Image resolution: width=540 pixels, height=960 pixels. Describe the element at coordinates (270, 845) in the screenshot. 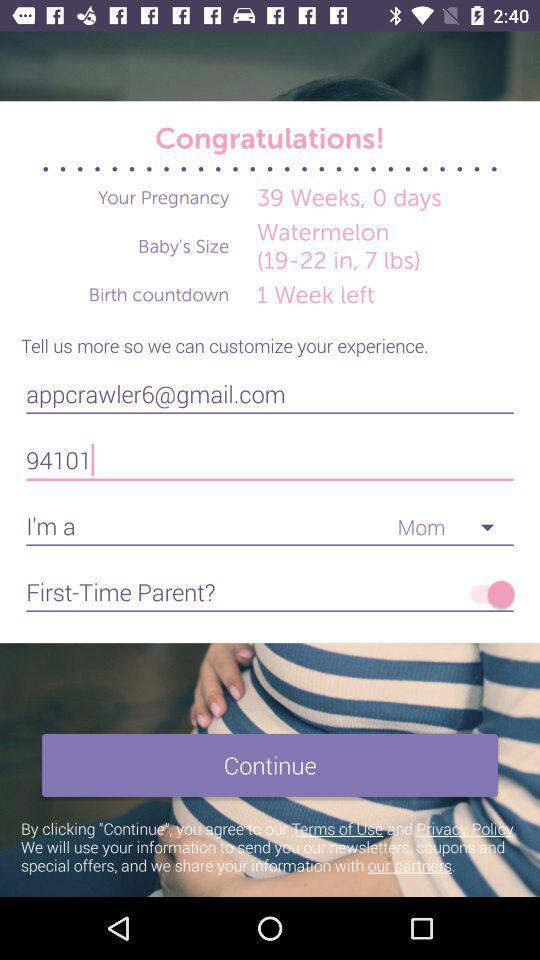

I see `icon below the continue icon` at that location.